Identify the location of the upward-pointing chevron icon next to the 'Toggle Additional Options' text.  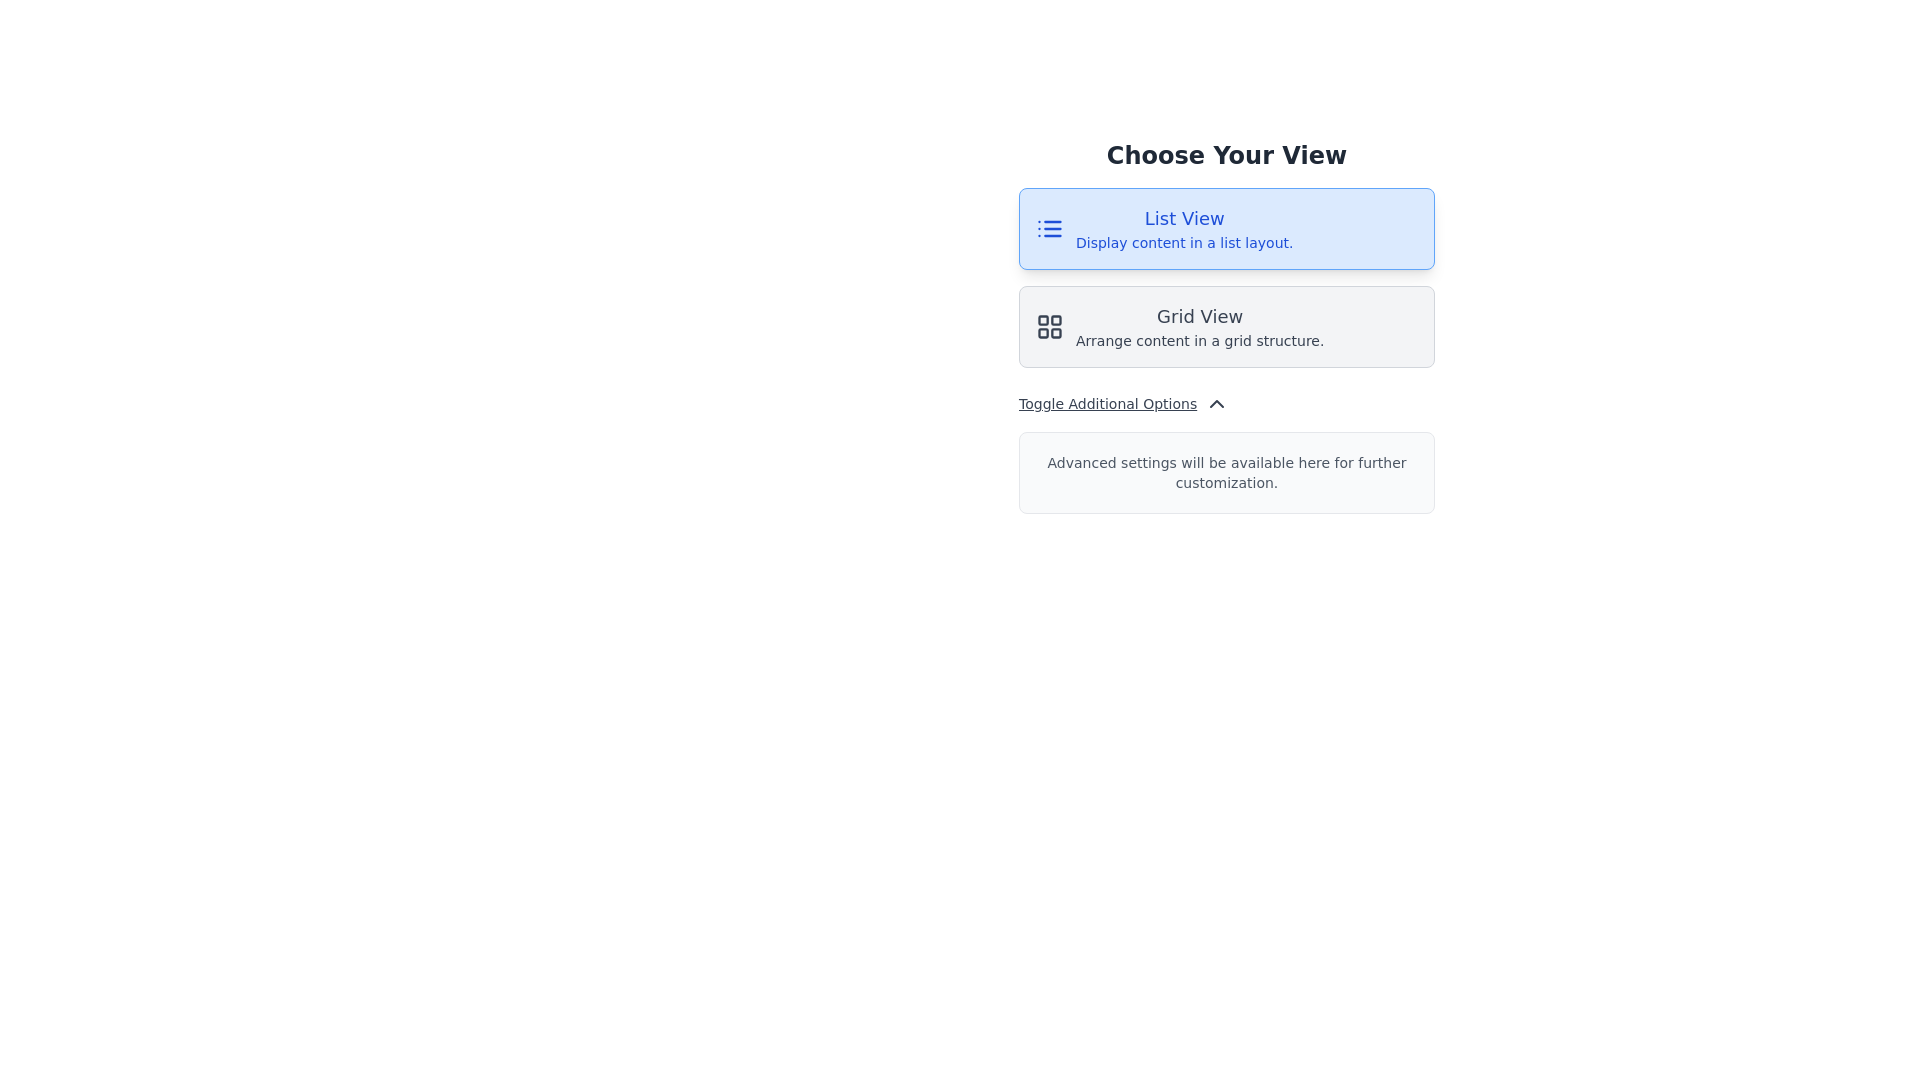
(1216, 404).